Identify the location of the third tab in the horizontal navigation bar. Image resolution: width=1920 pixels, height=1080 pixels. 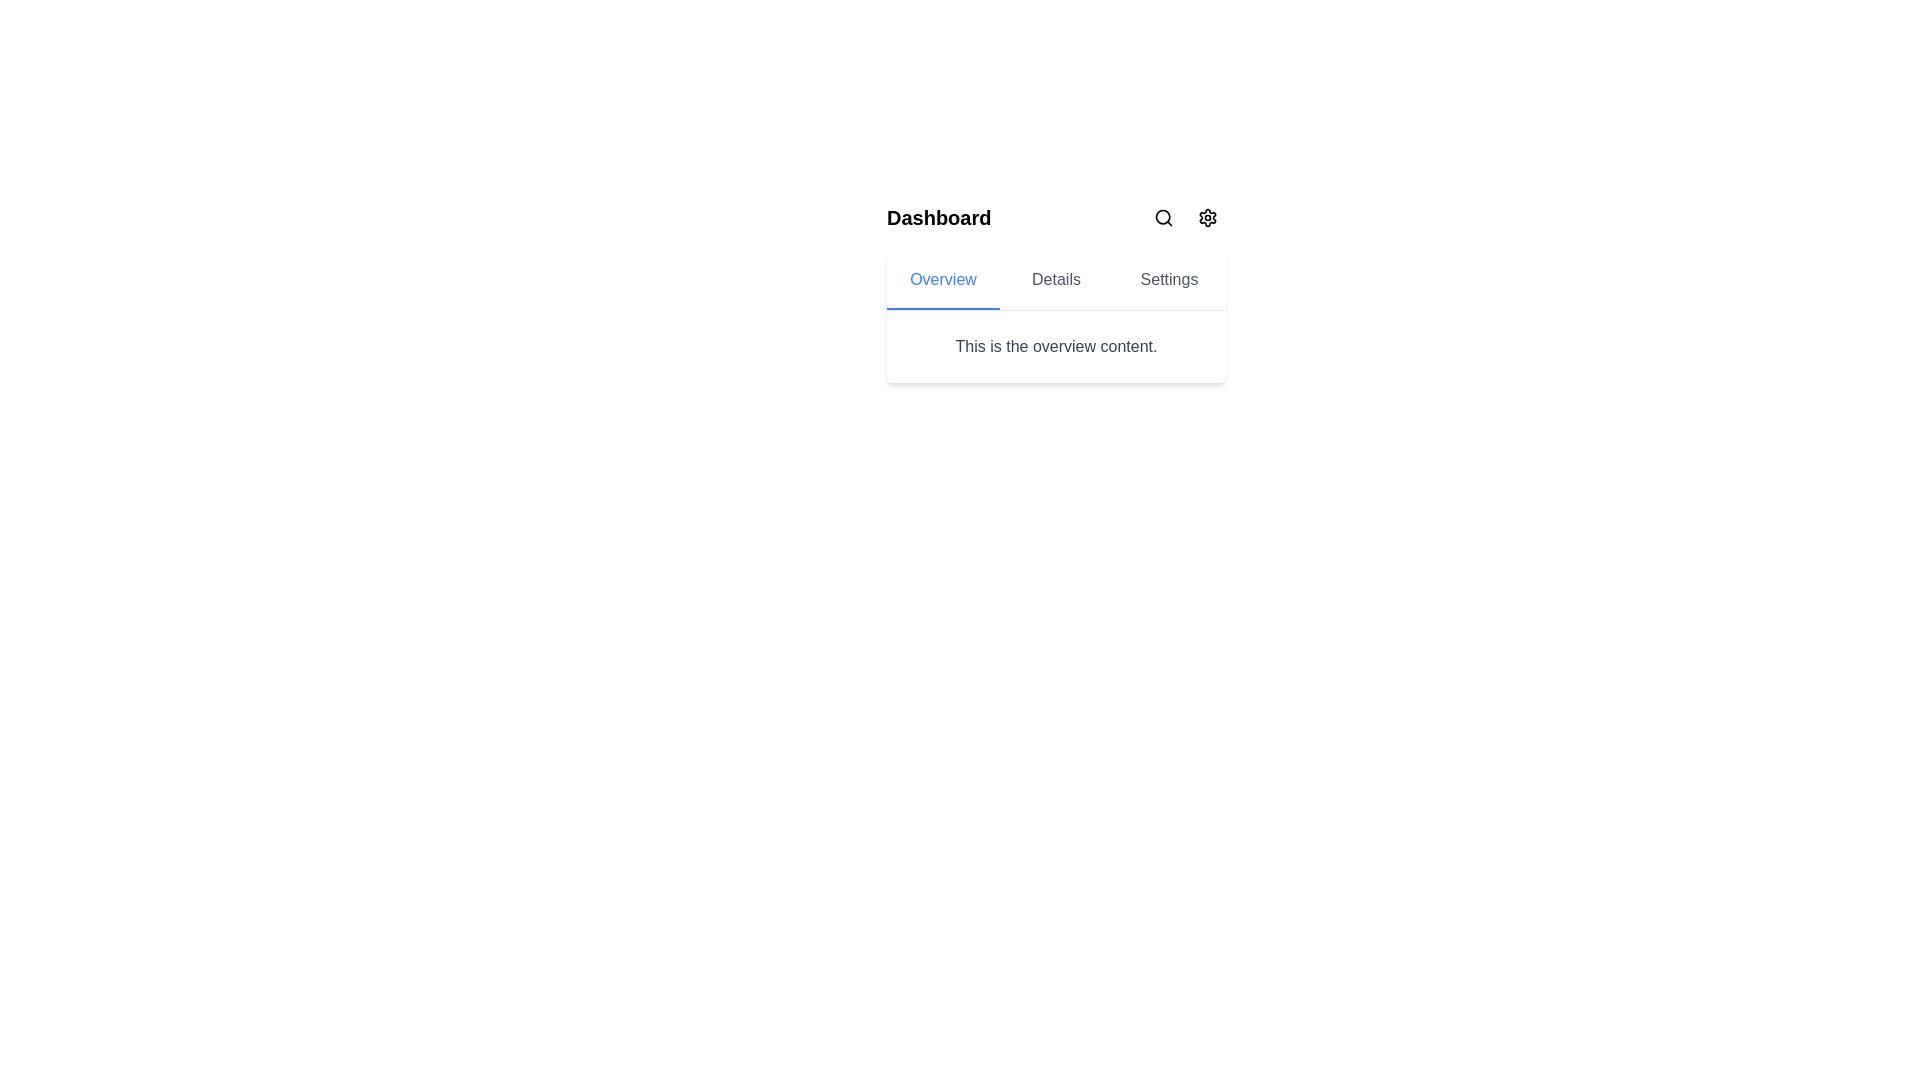
(1169, 281).